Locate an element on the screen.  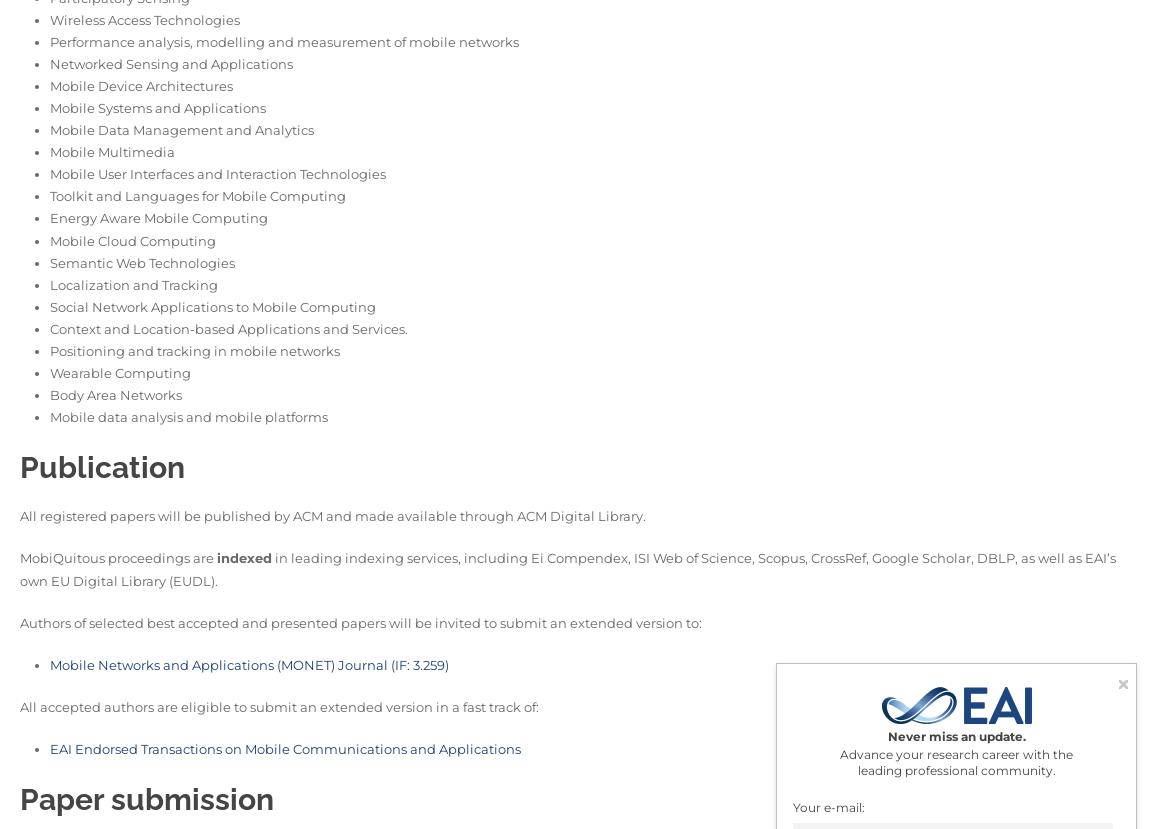
'Mobile Systems and Applications' is located at coordinates (157, 107).